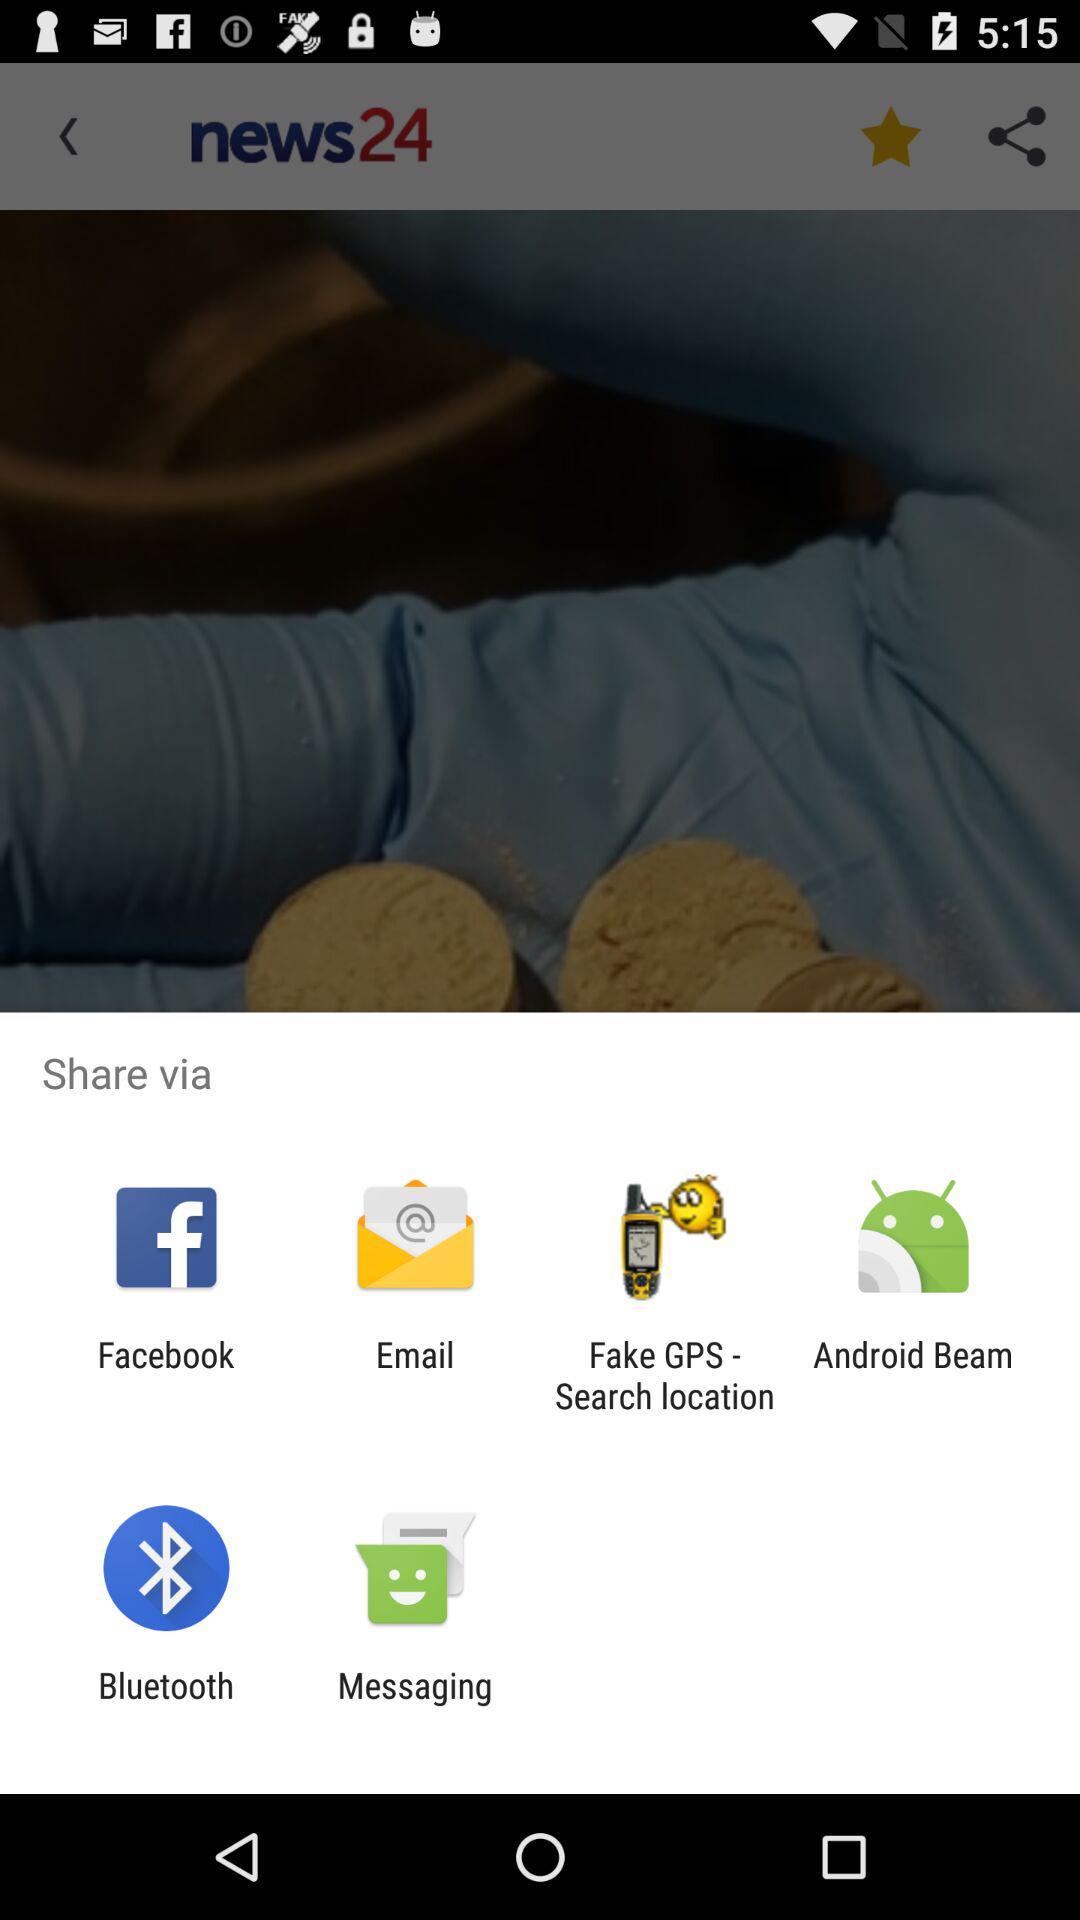 Image resolution: width=1080 pixels, height=1920 pixels. What do you see at coordinates (664, 1374) in the screenshot?
I see `the item next to the android beam app` at bounding box center [664, 1374].